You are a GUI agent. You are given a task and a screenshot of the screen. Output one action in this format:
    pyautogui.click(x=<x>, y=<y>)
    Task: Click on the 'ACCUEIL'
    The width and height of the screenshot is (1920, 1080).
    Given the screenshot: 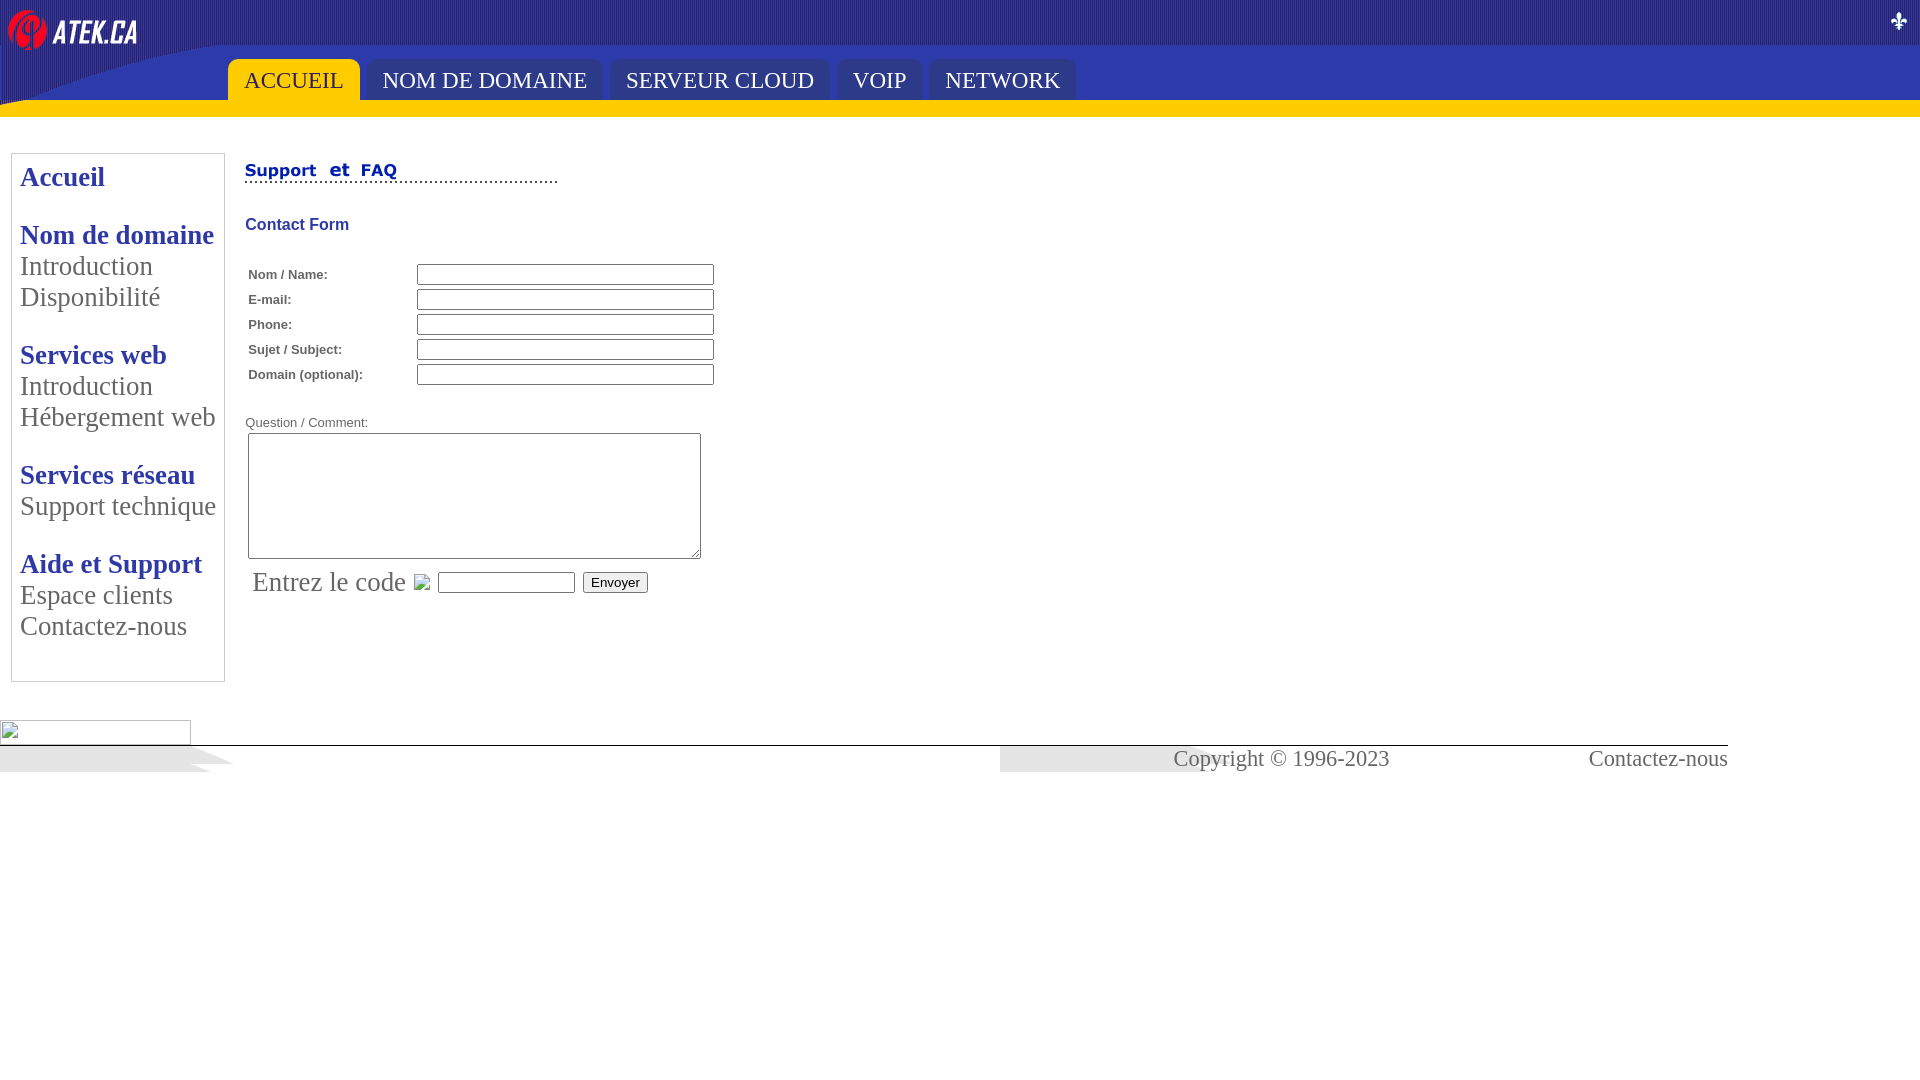 What is the action you would take?
    pyautogui.click(x=292, y=78)
    